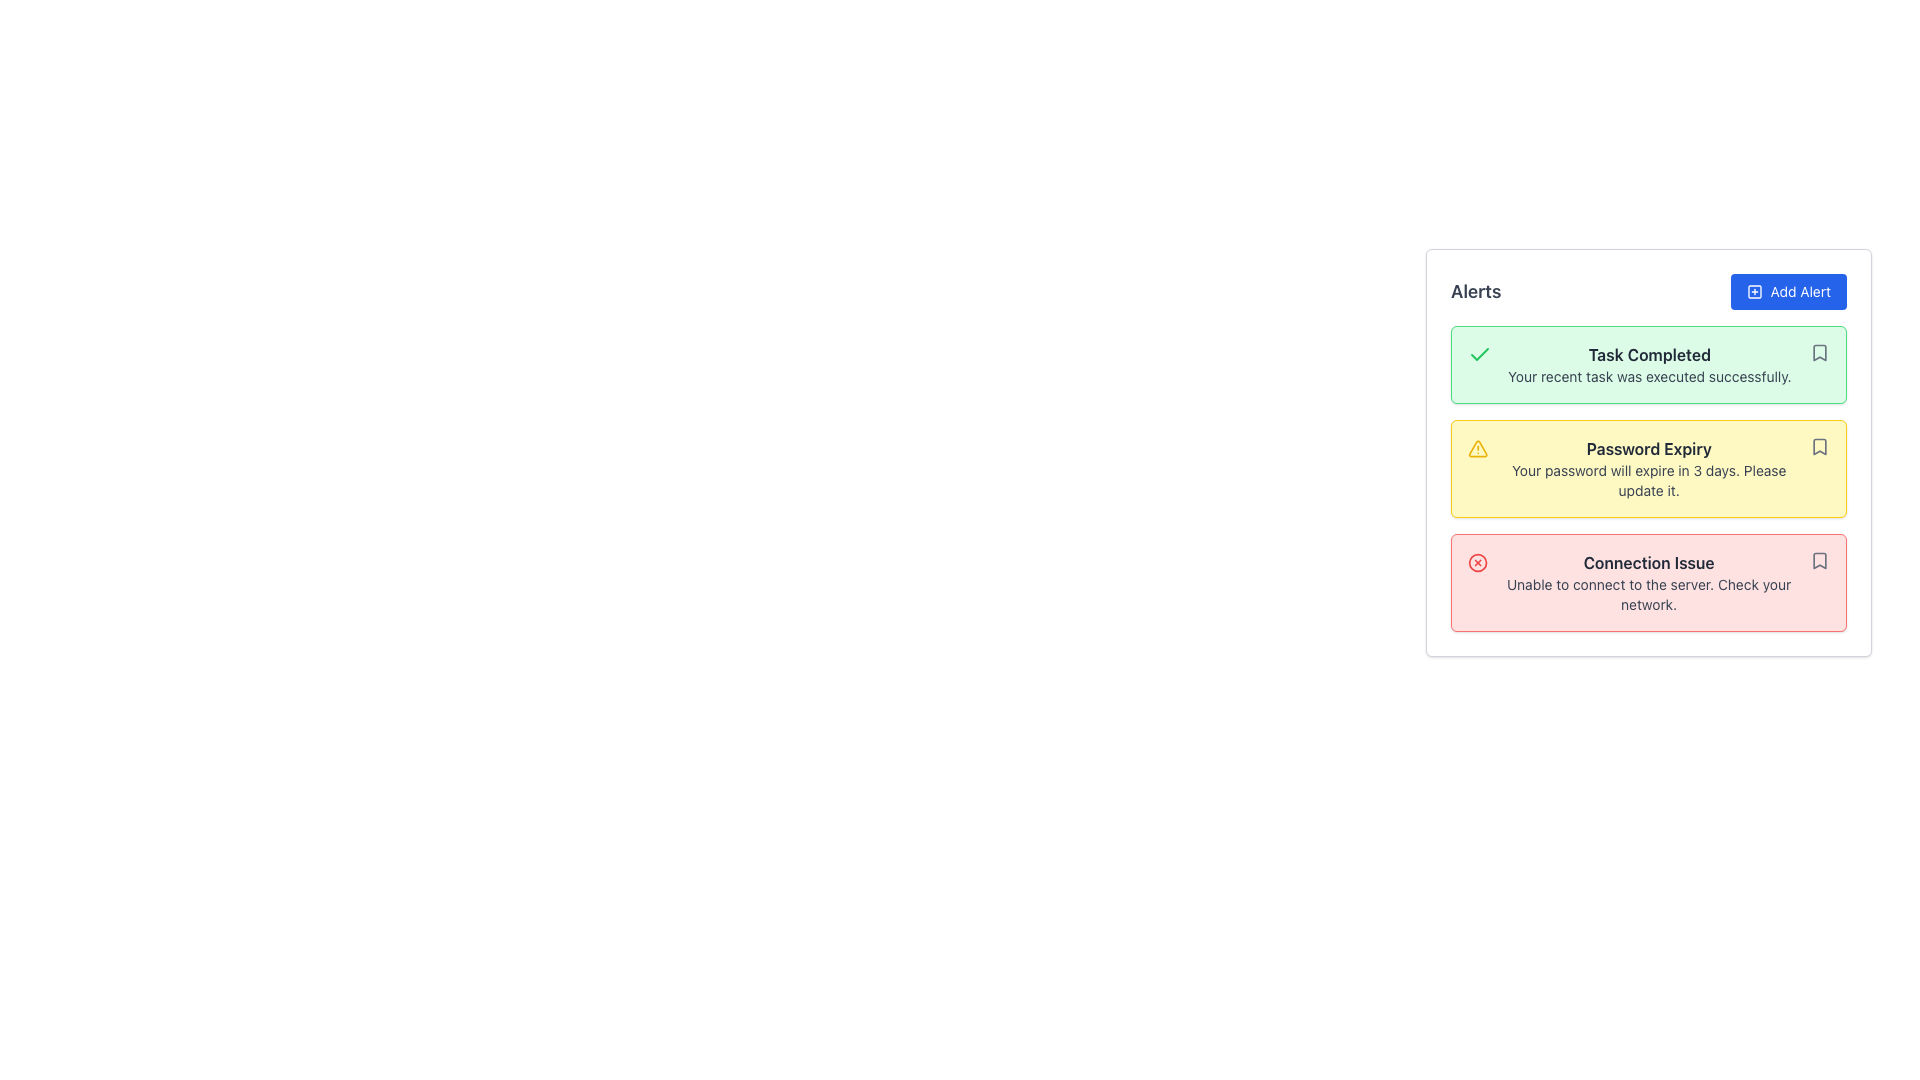 The height and width of the screenshot is (1080, 1920). I want to click on information from the notification alert regarding the connection issue located at the bottom of the alert list in the 'Alerts' card, so click(1649, 582).